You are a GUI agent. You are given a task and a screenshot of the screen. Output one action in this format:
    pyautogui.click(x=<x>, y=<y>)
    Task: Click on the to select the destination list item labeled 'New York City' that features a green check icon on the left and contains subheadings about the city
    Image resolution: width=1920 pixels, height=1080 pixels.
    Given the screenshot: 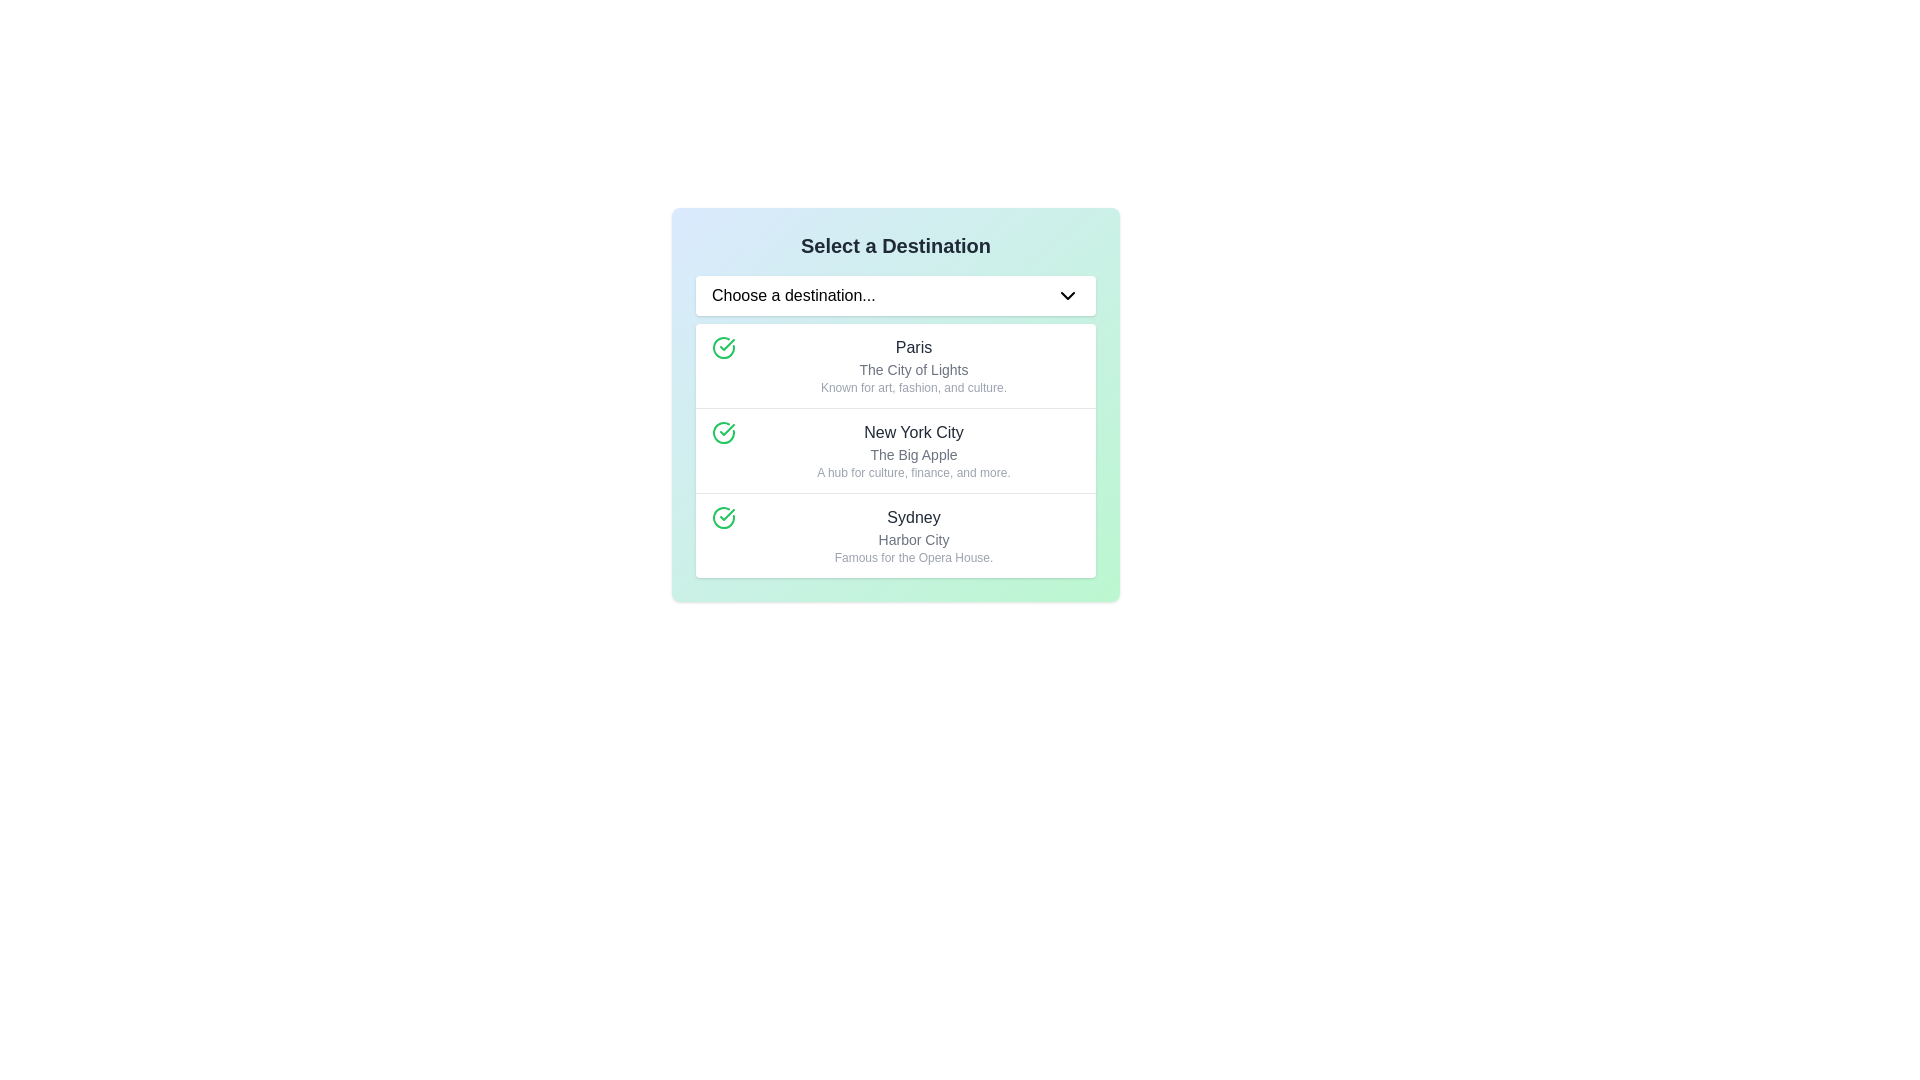 What is the action you would take?
    pyautogui.click(x=895, y=450)
    